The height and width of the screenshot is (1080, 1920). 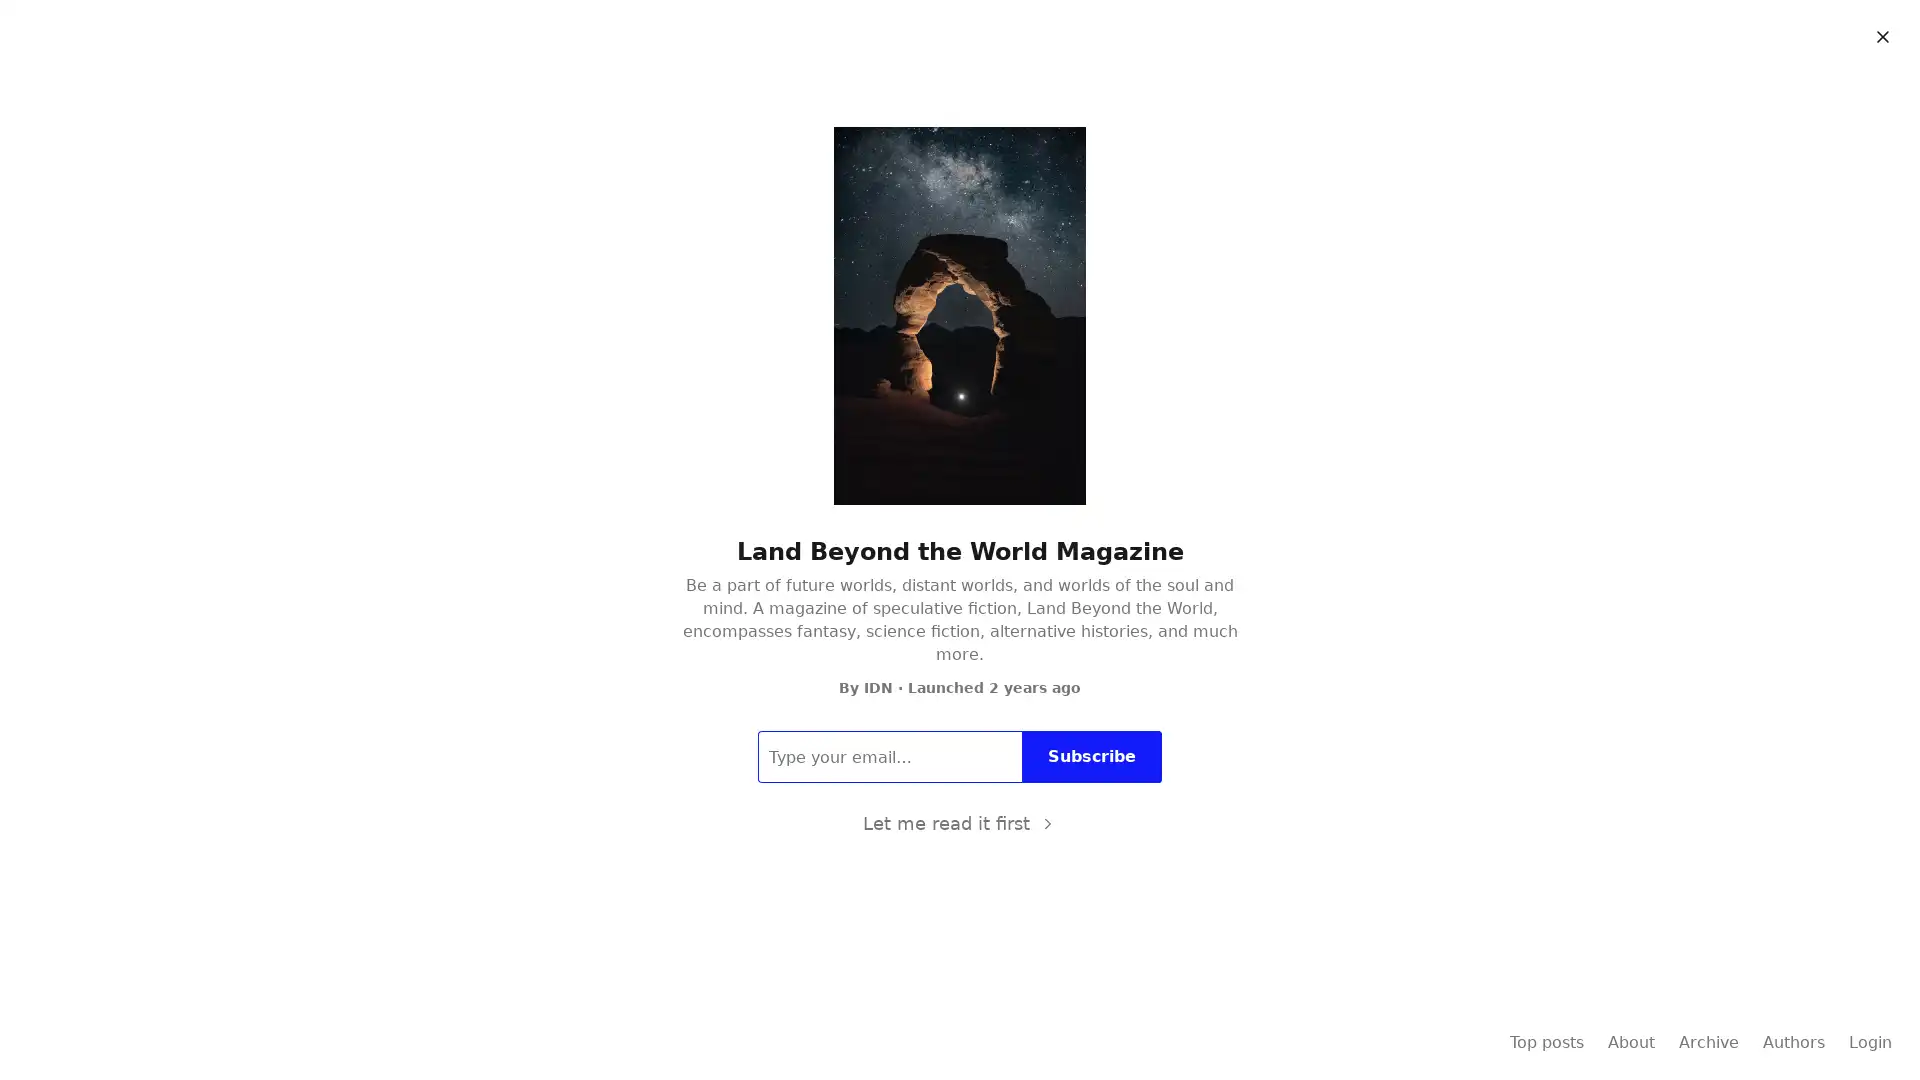 I want to click on Let me read it first, so click(x=958, y=824).